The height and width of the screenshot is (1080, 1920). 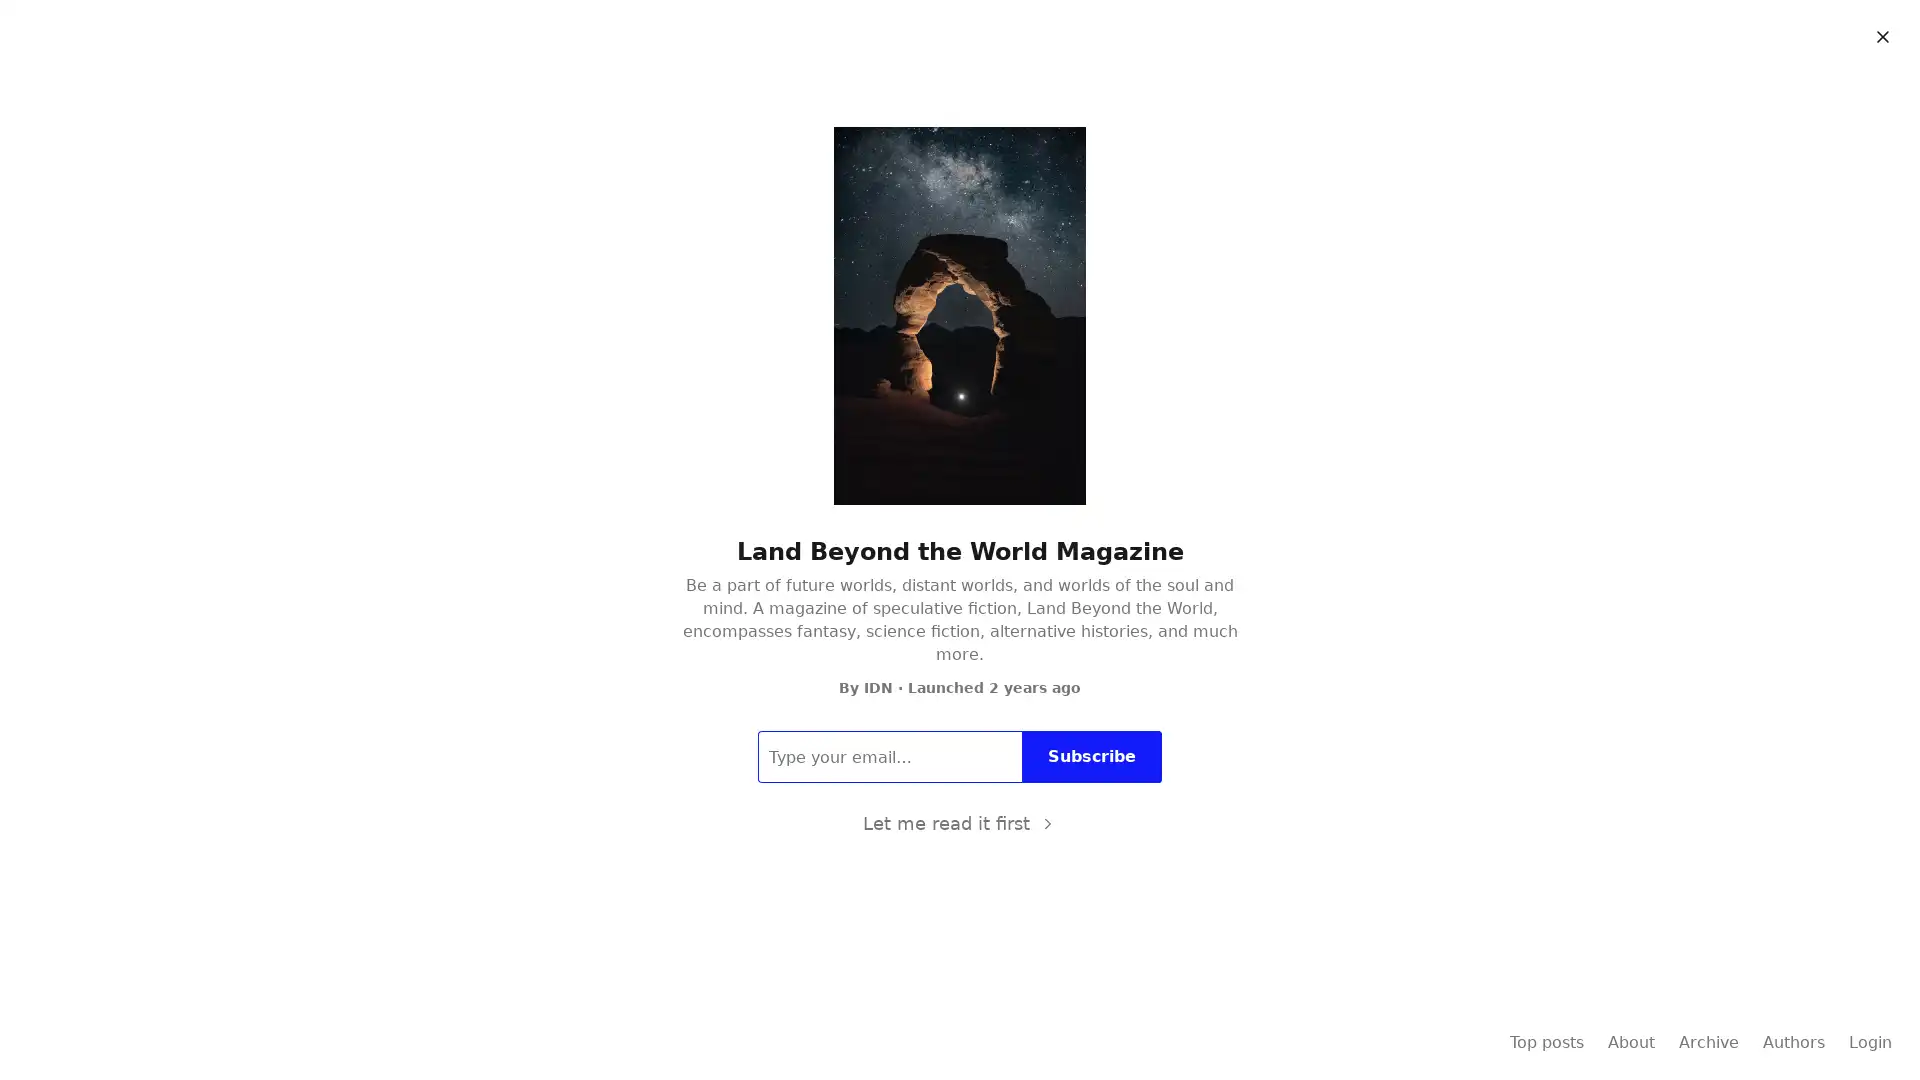 I want to click on Let me read it first, so click(x=958, y=824).